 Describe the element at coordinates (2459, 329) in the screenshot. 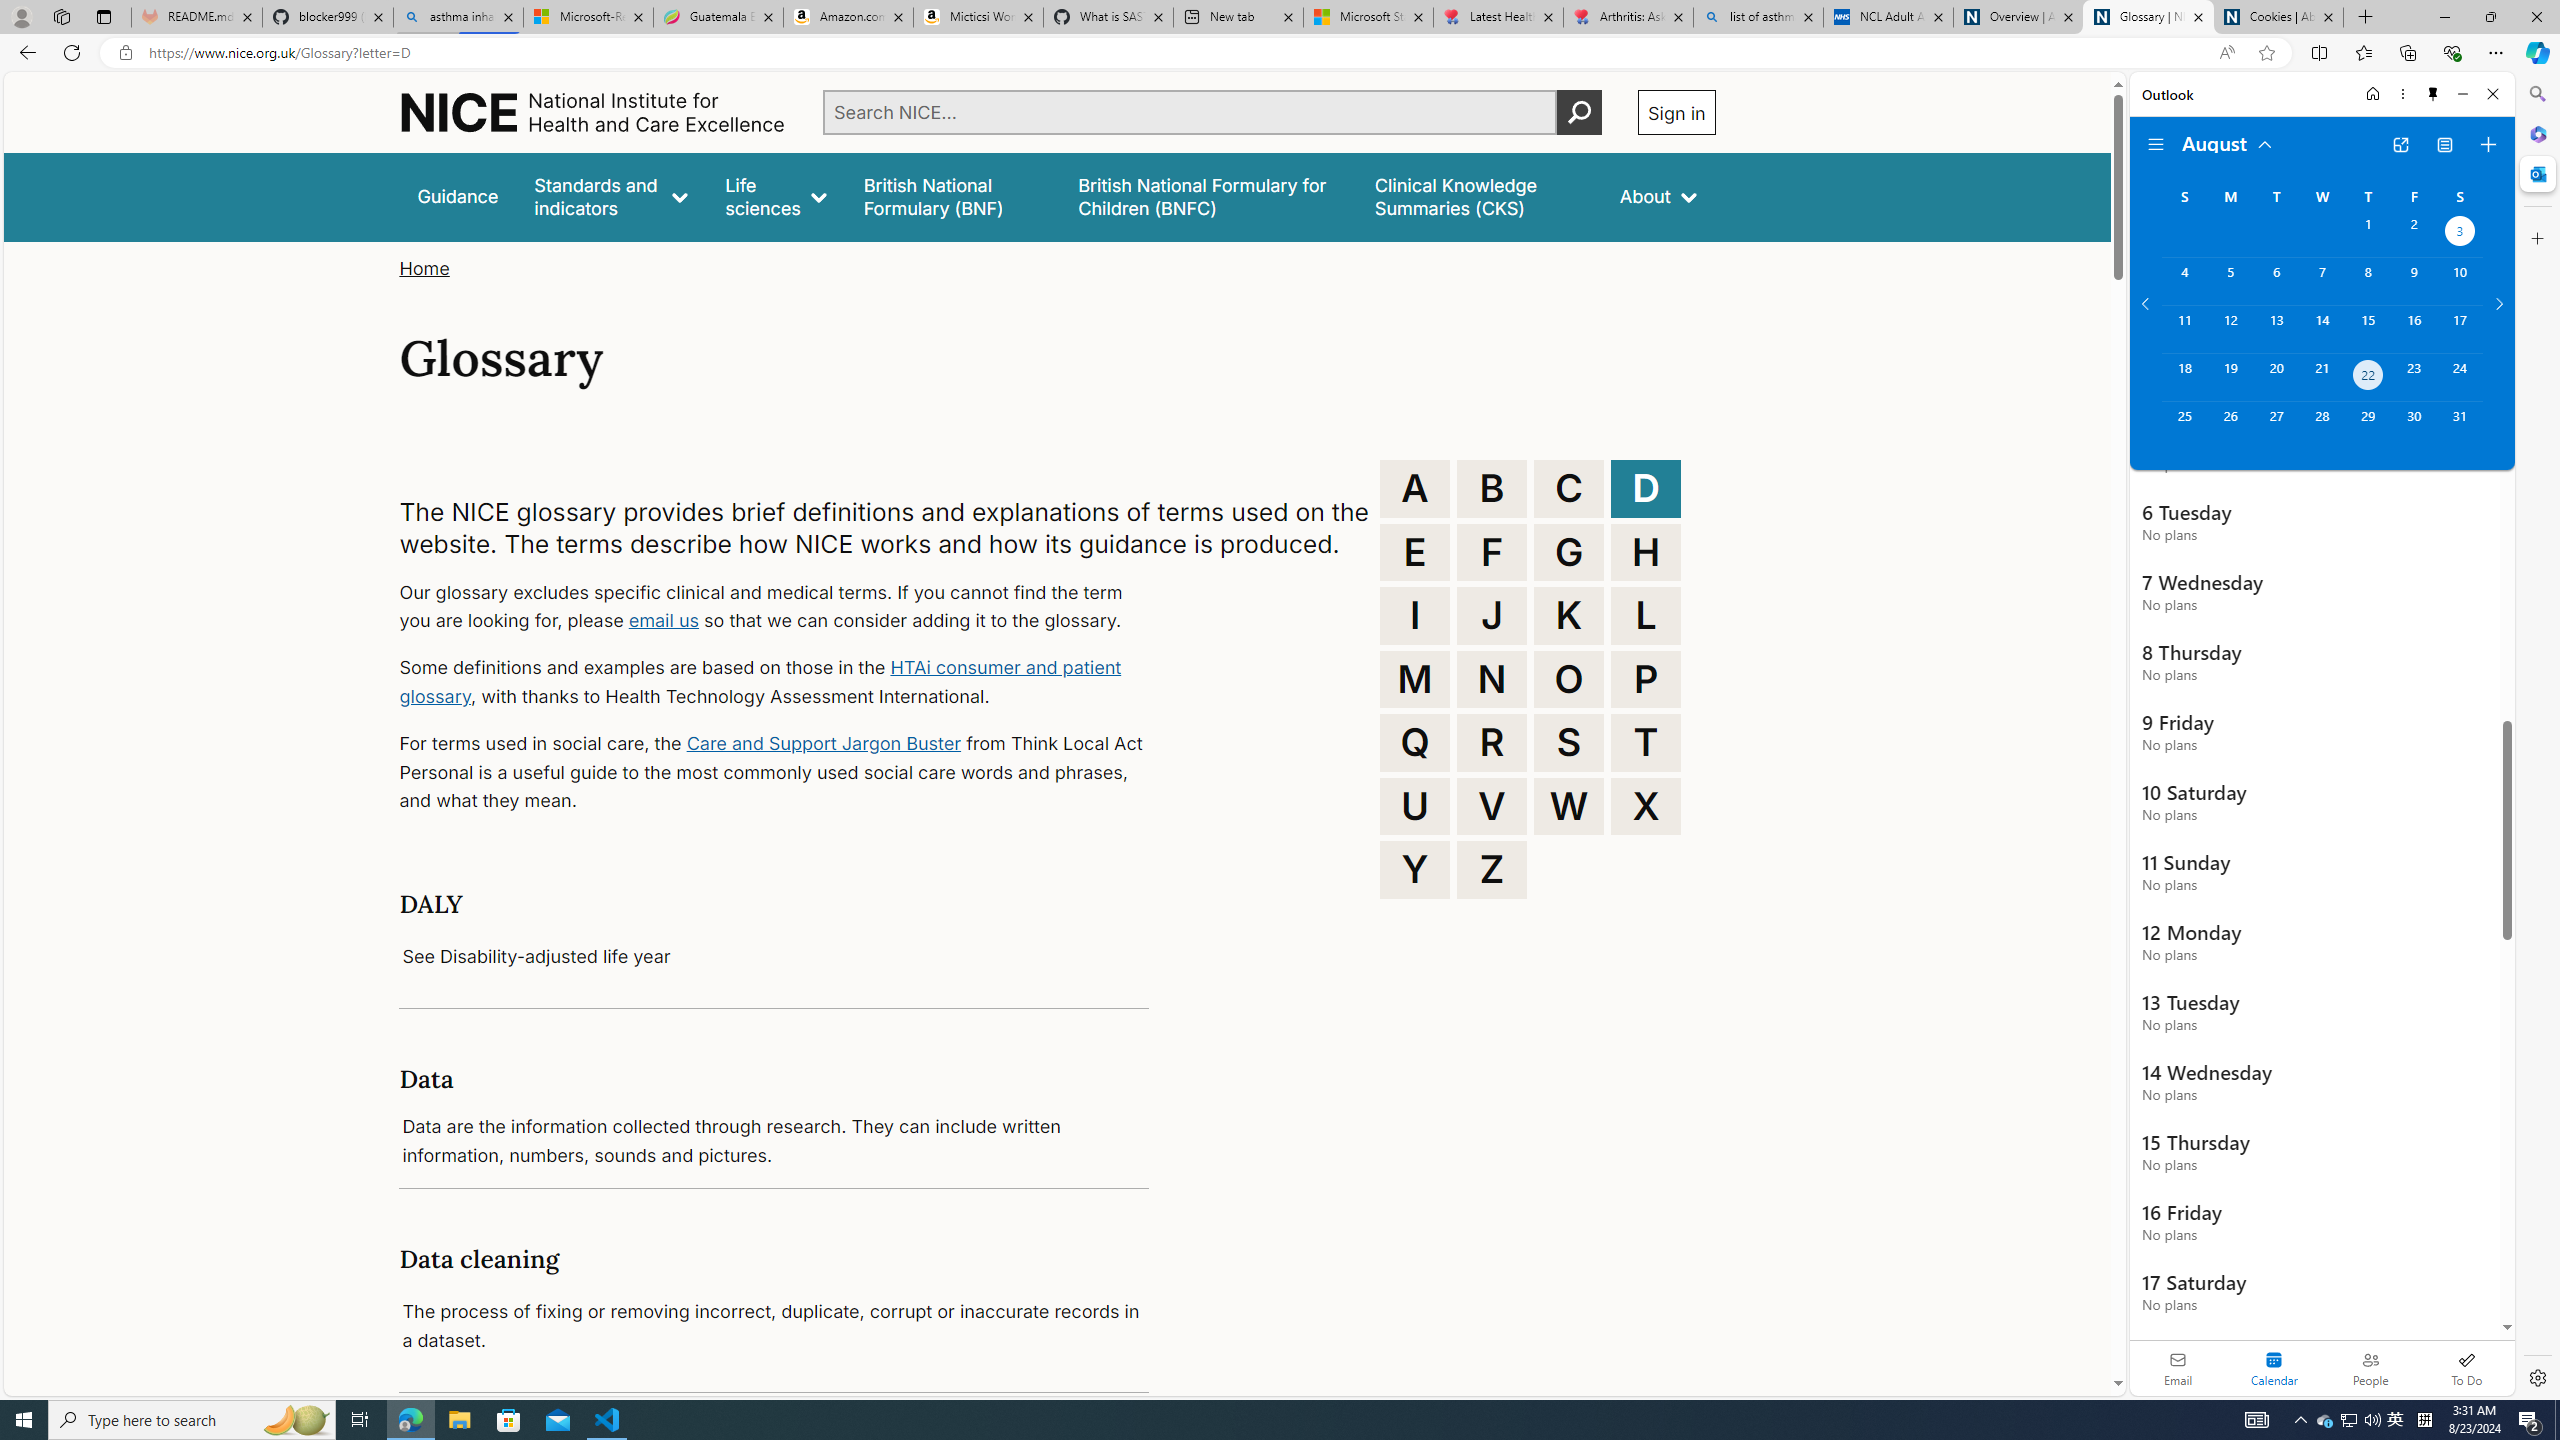

I see `'Saturday, August 17, 2024. '` at that location.